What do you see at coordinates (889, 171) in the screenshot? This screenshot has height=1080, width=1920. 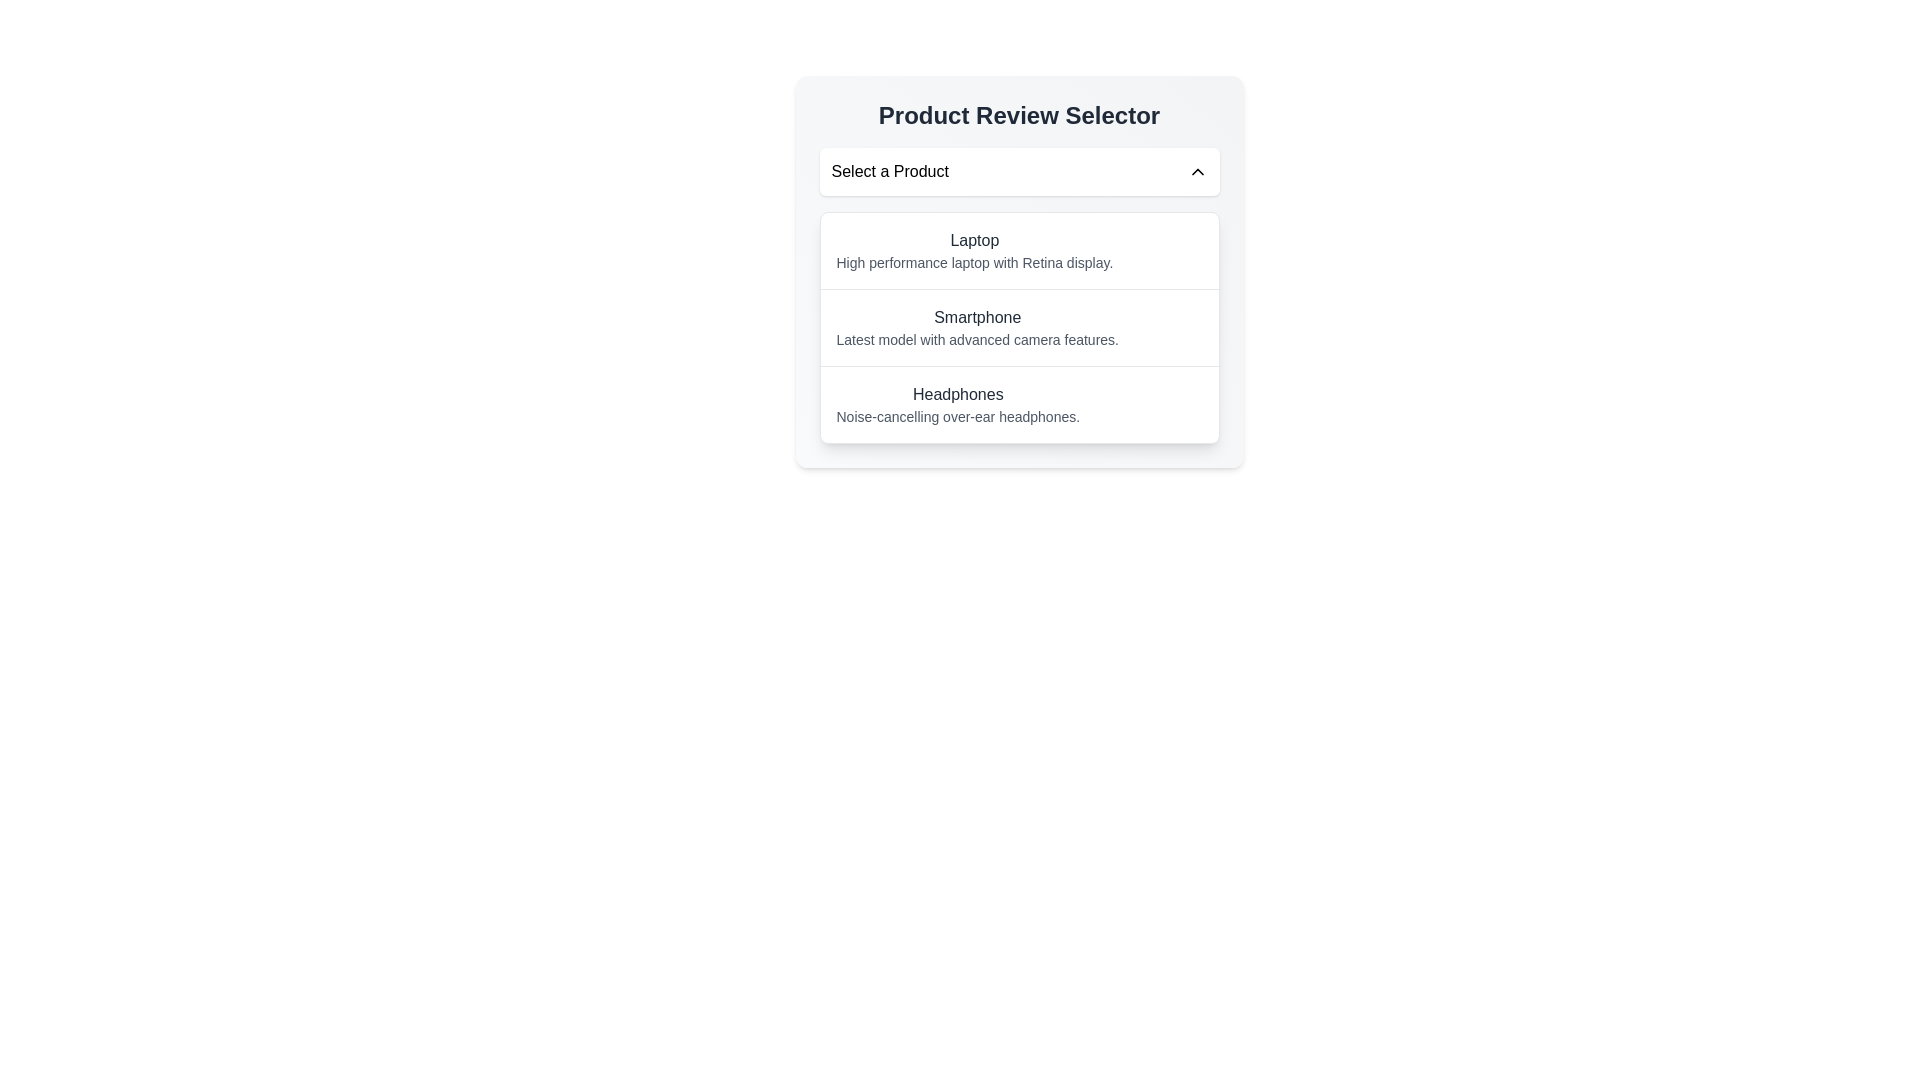 I see `the Text label that indicates the purpose of the dropdown titled 'Select a Product'` at bounding box center [889, 171].